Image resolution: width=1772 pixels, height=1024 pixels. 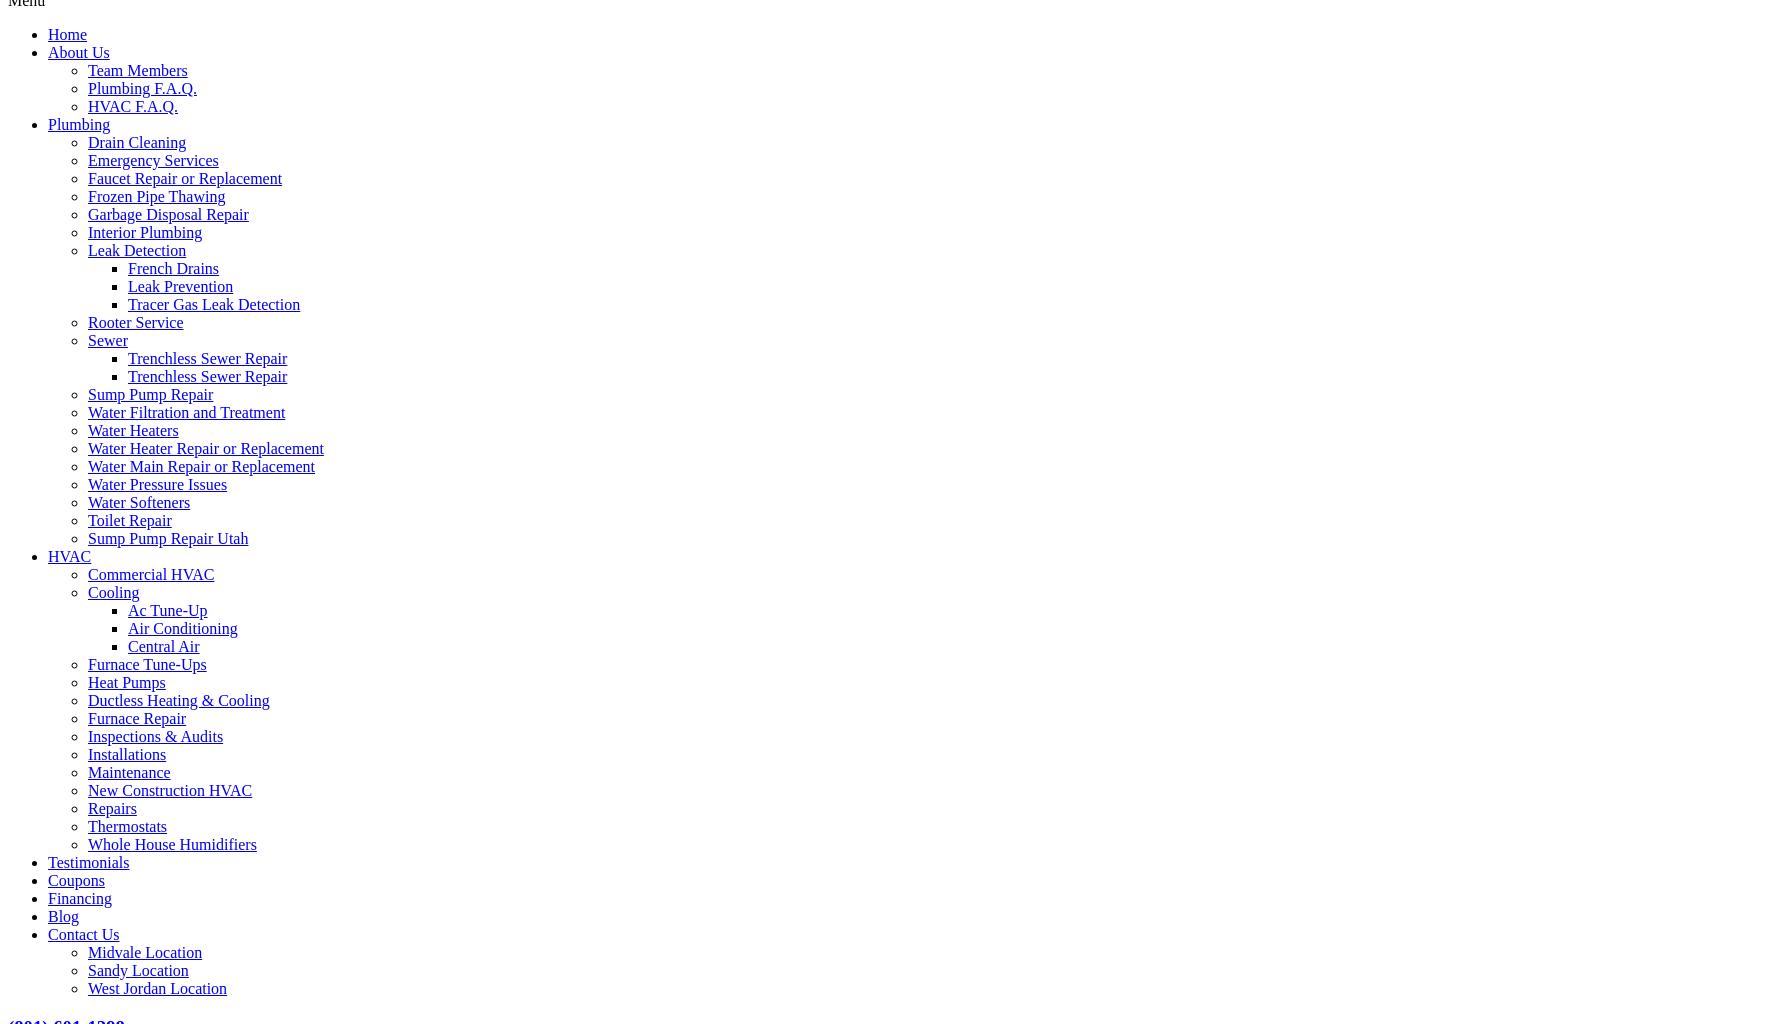 I want to click on 'Leak Prevention', so click(x=127, y=285).